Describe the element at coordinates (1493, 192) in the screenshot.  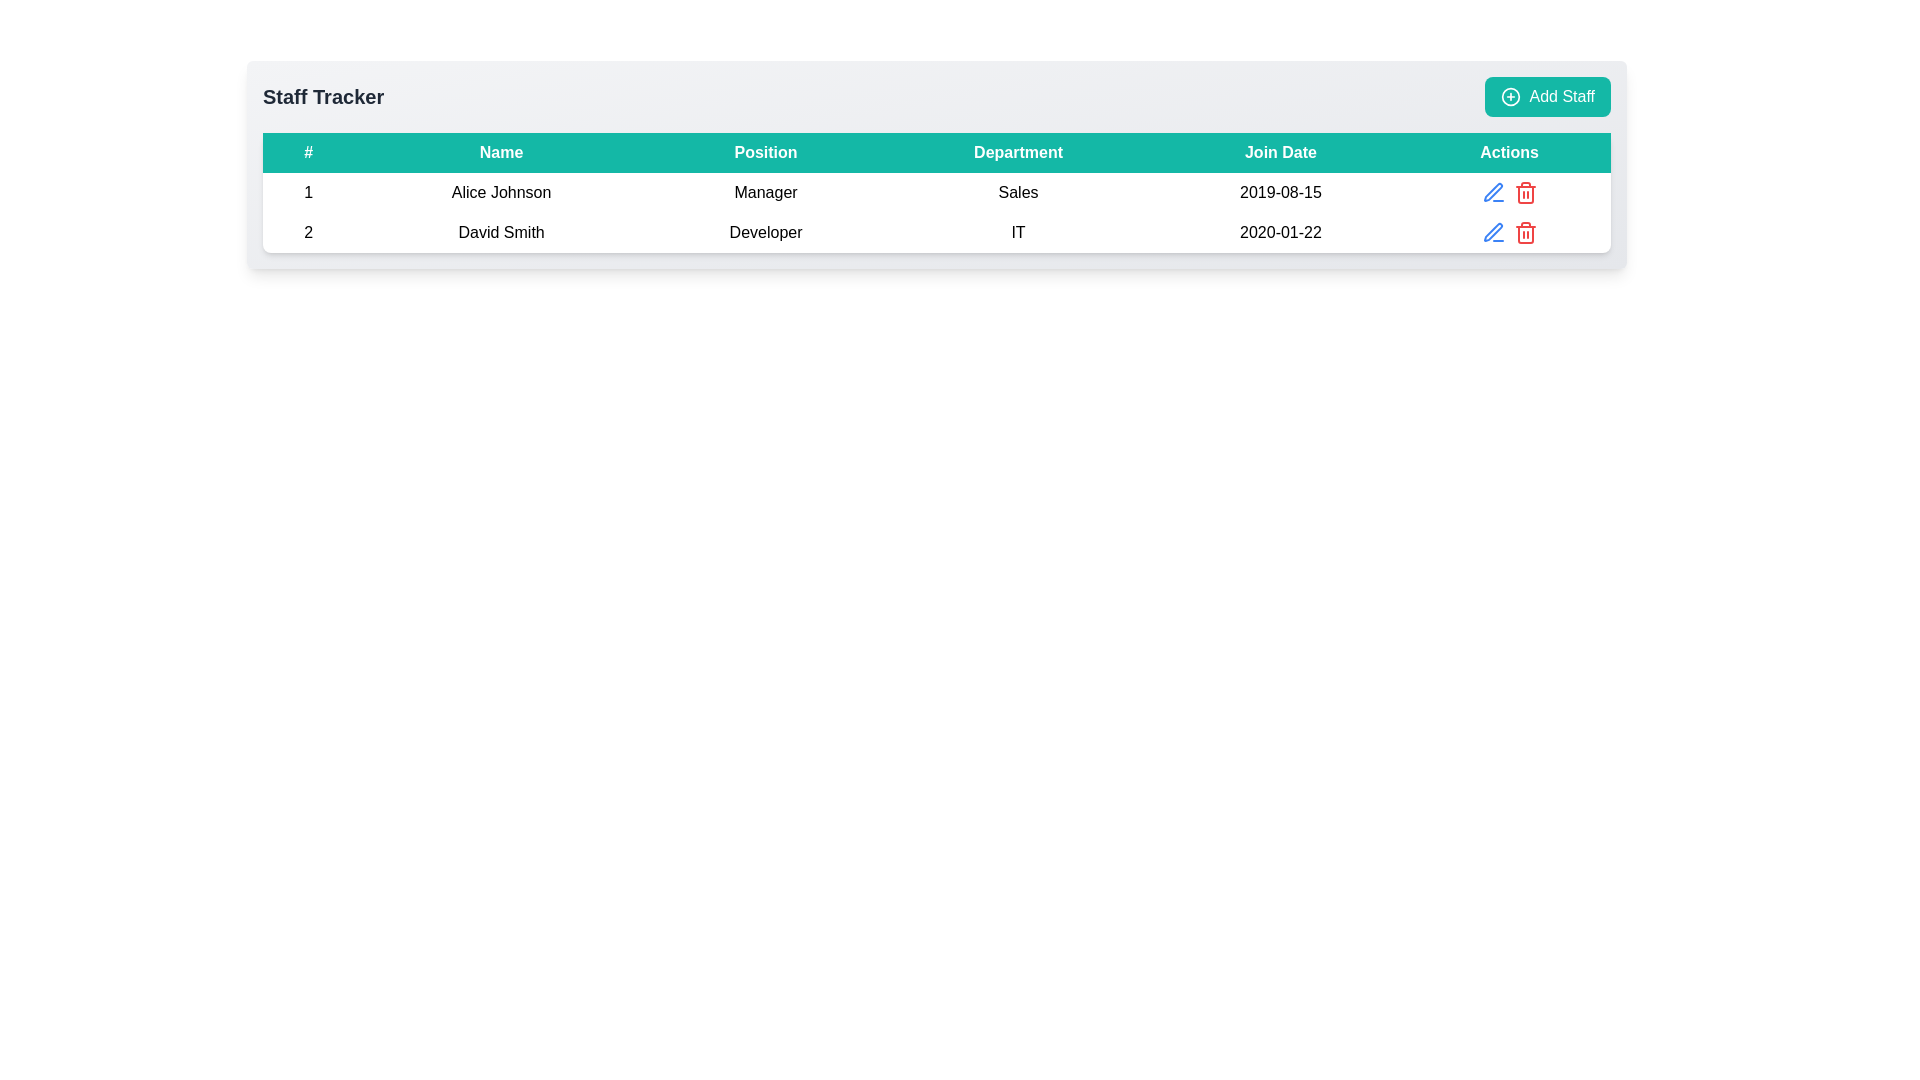
I see `the blue pen icon button for editing, located in the 'Actions' column of the second row in the table` at that location.